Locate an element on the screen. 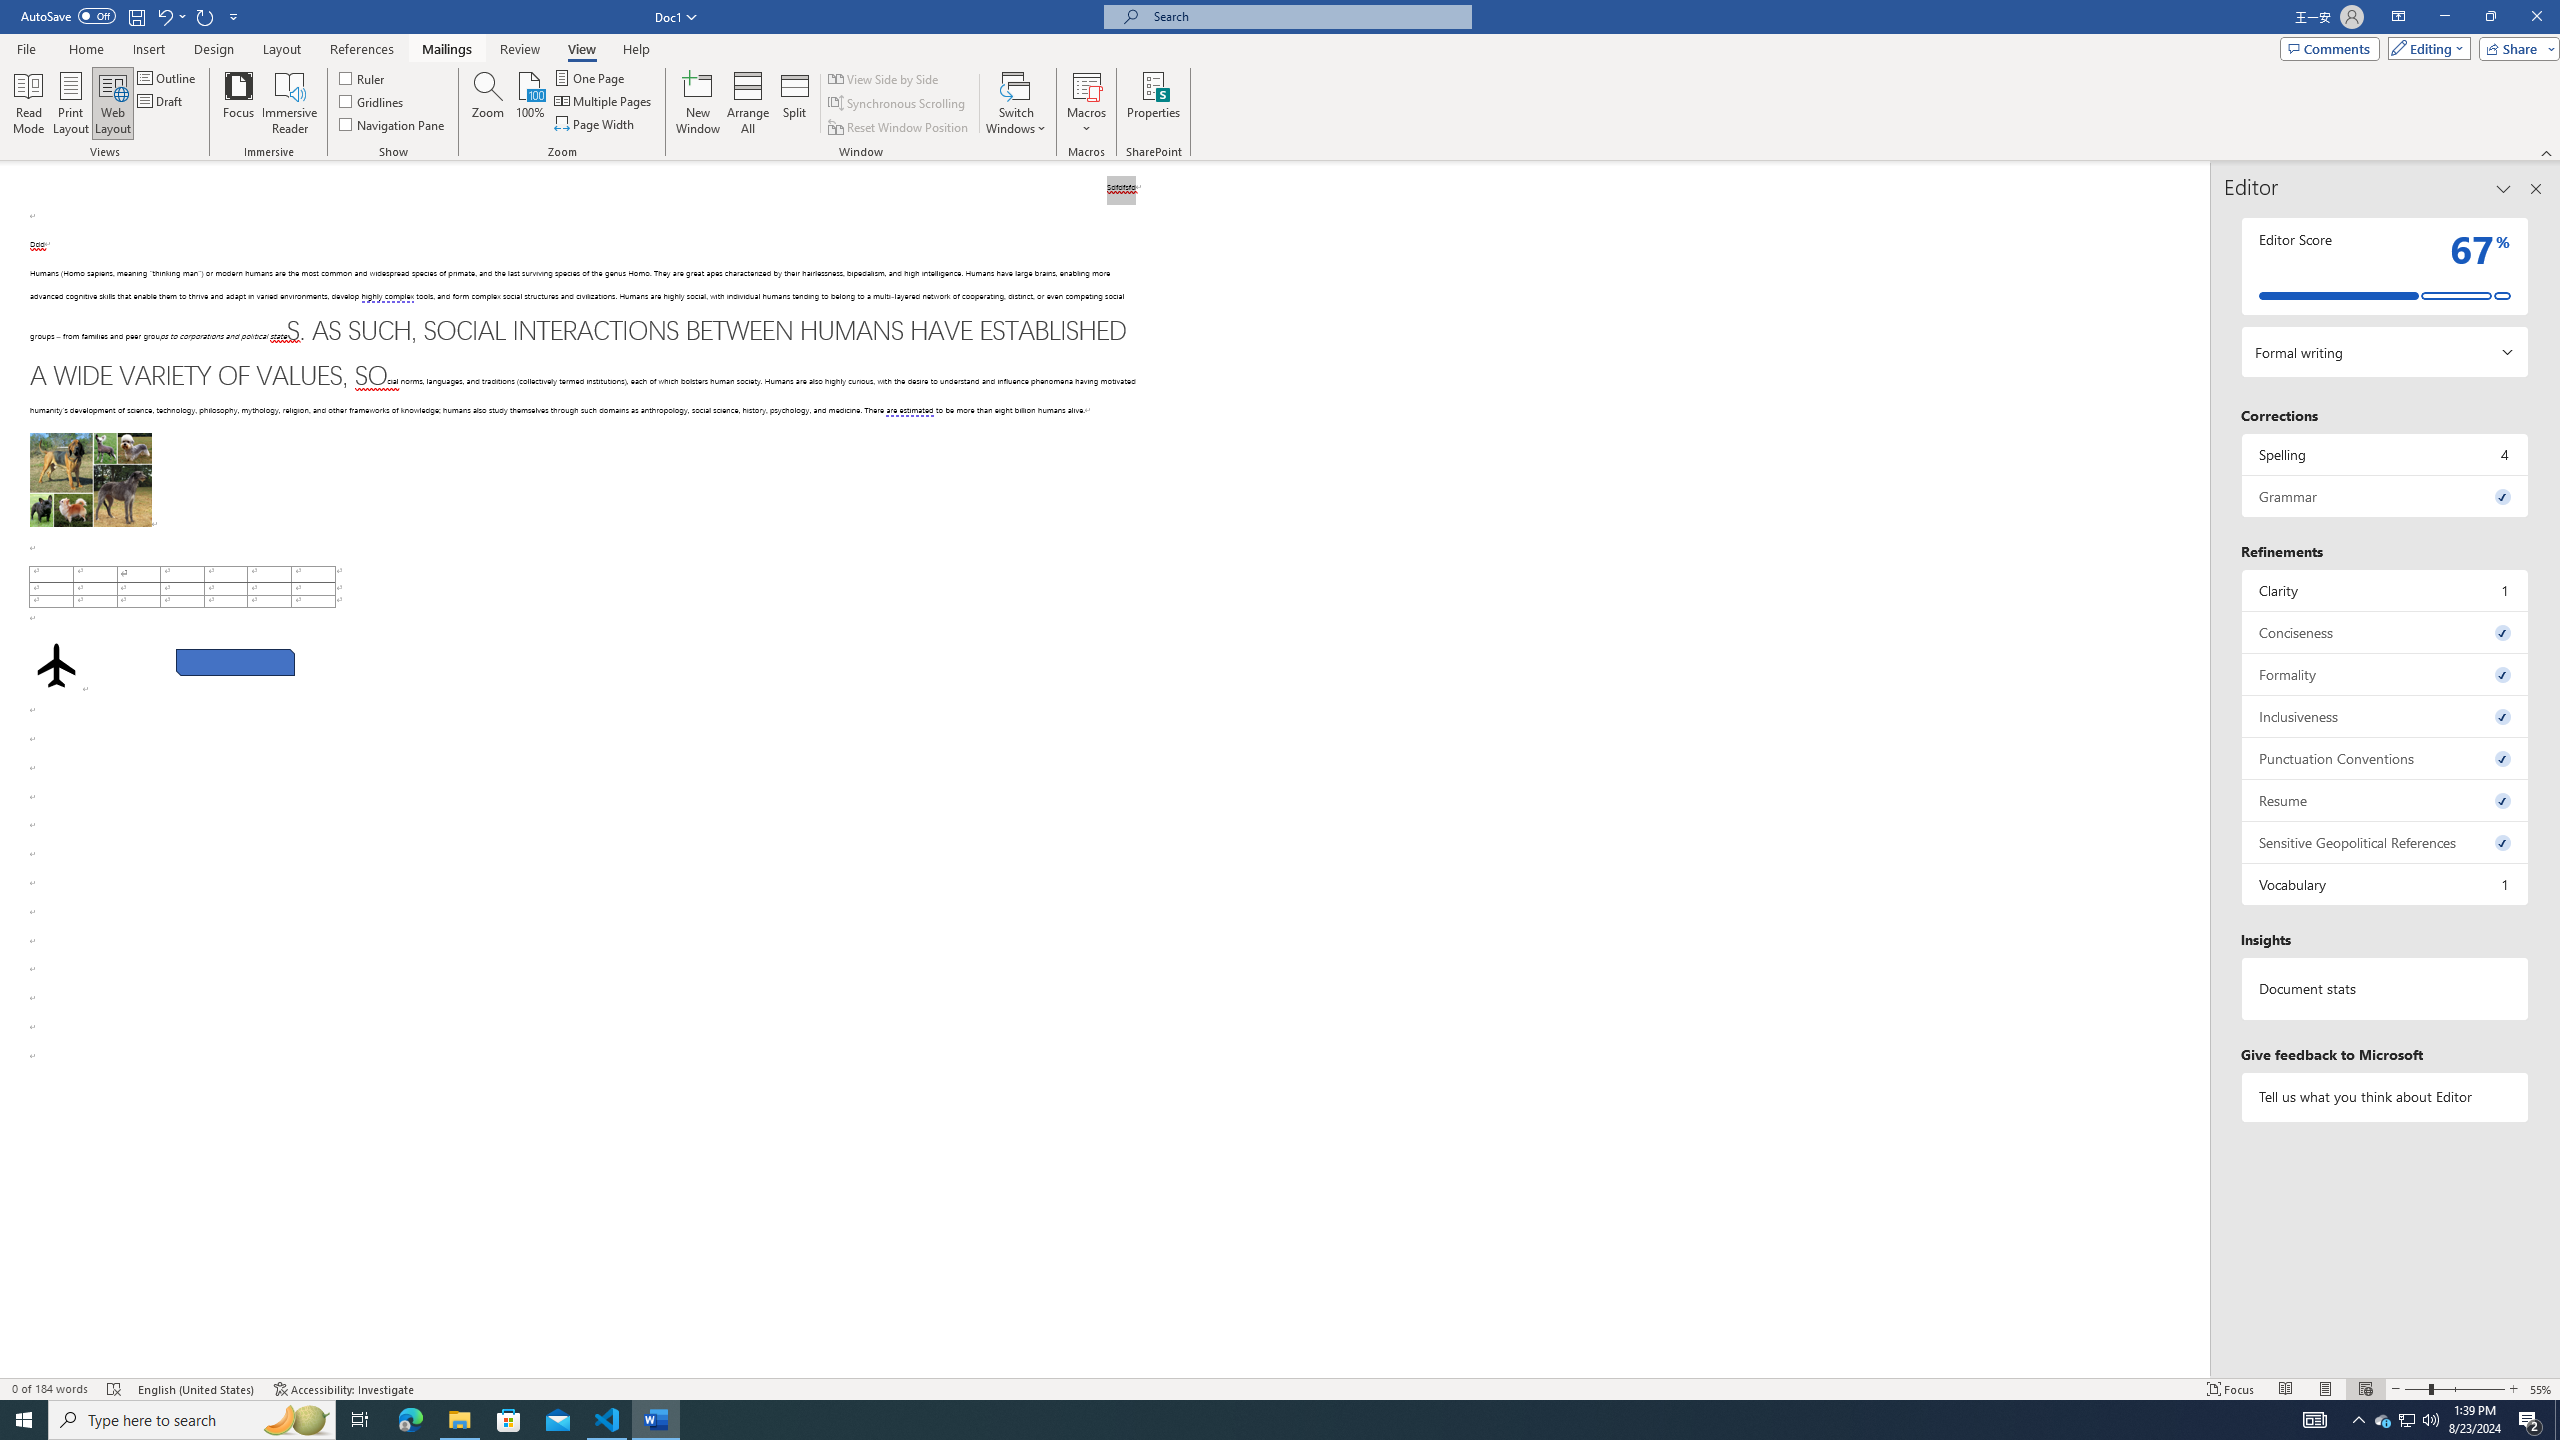 This screenshot has width=2560, height=1440. 'Vocabulary, 1 issue. Press space or enter to review items.' is located at coordinates (2384, 884).